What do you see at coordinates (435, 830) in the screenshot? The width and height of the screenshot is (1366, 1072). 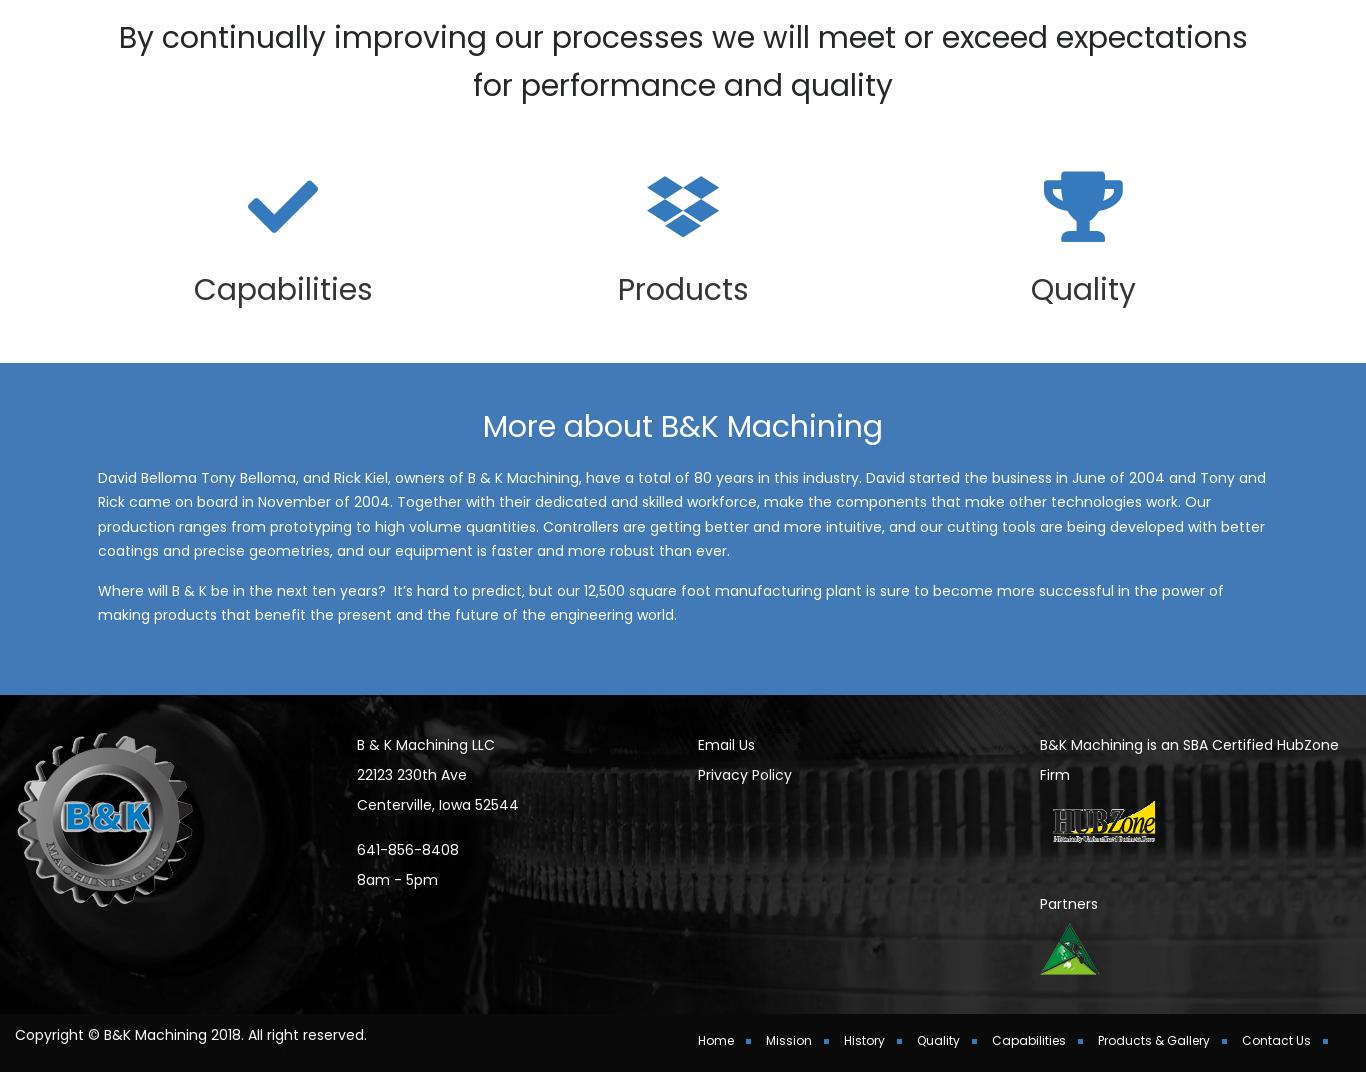 I see `'Centerville, Iowa 52544'` at bounding box center [435, 830].